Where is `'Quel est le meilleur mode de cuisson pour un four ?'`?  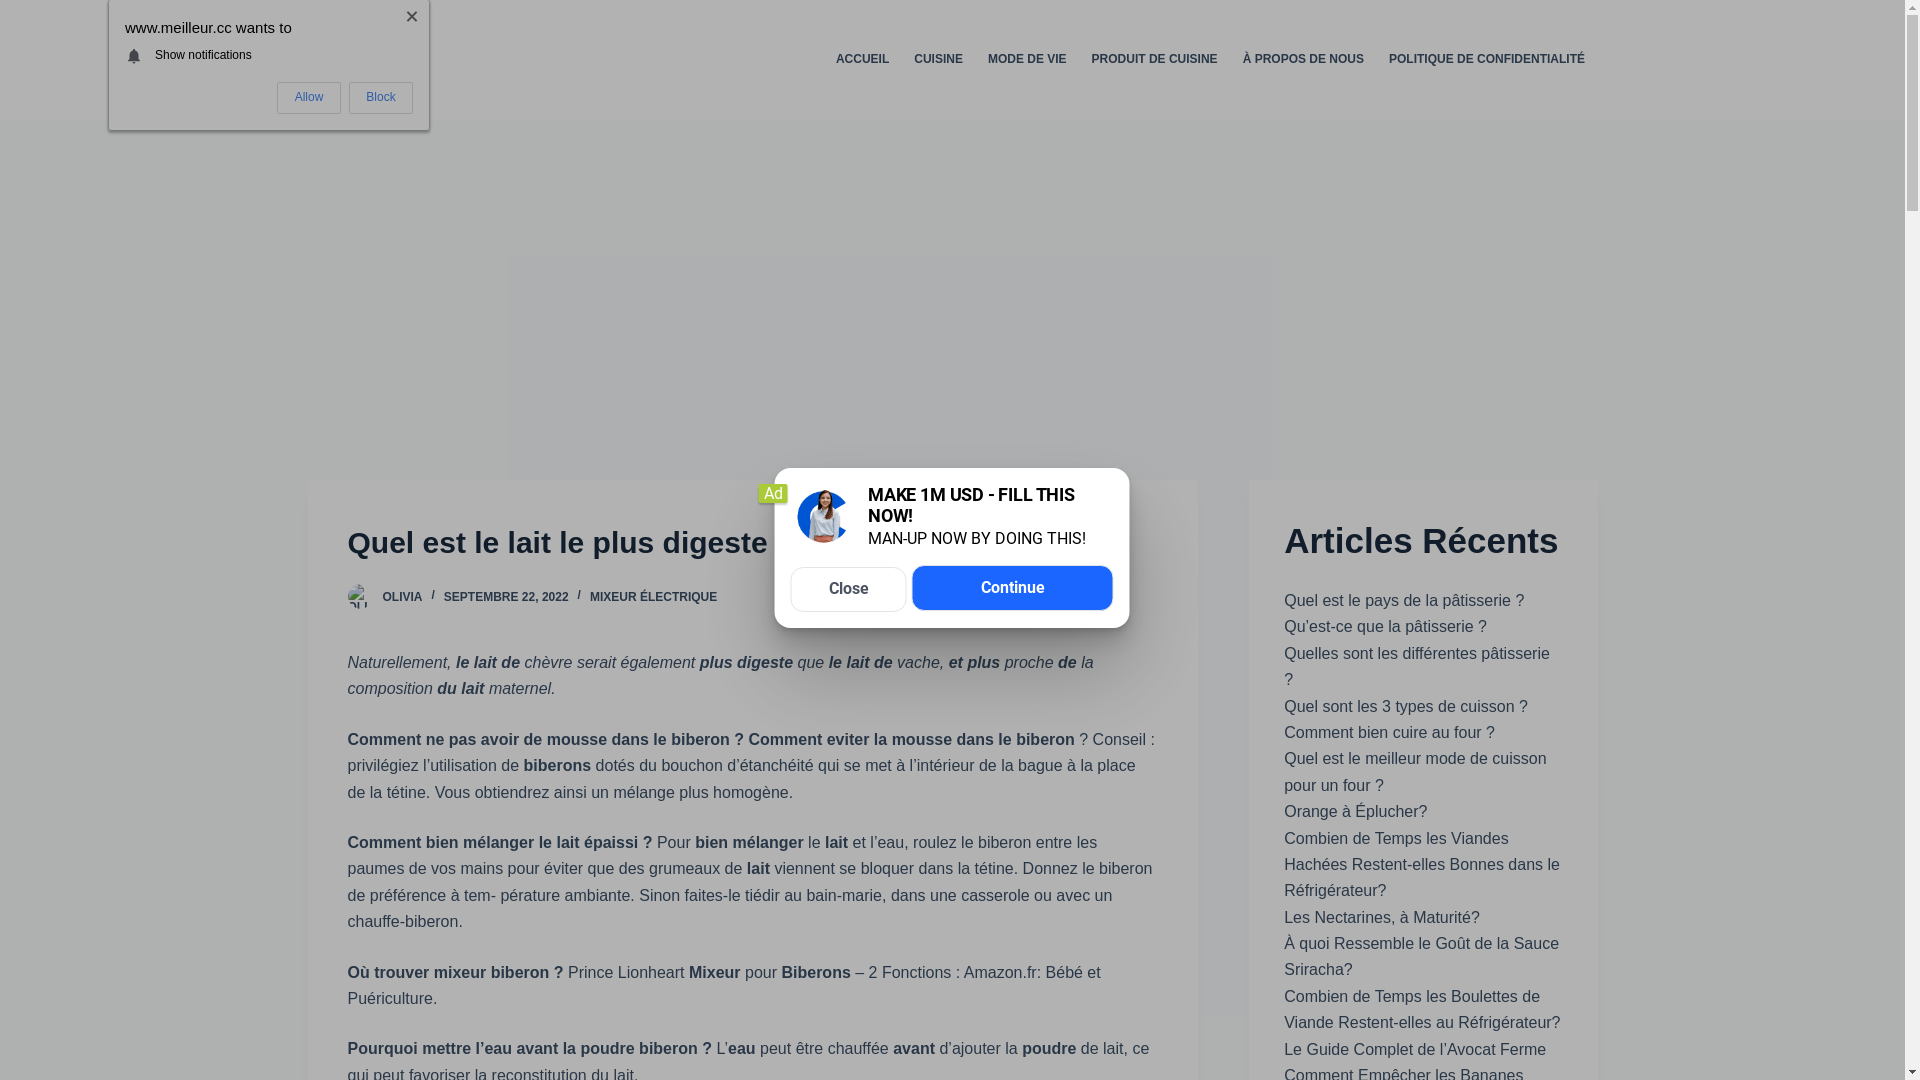
'Quel est le meilleur mode de cuisson pour un four ?' is located at coordinates (1414, 770).